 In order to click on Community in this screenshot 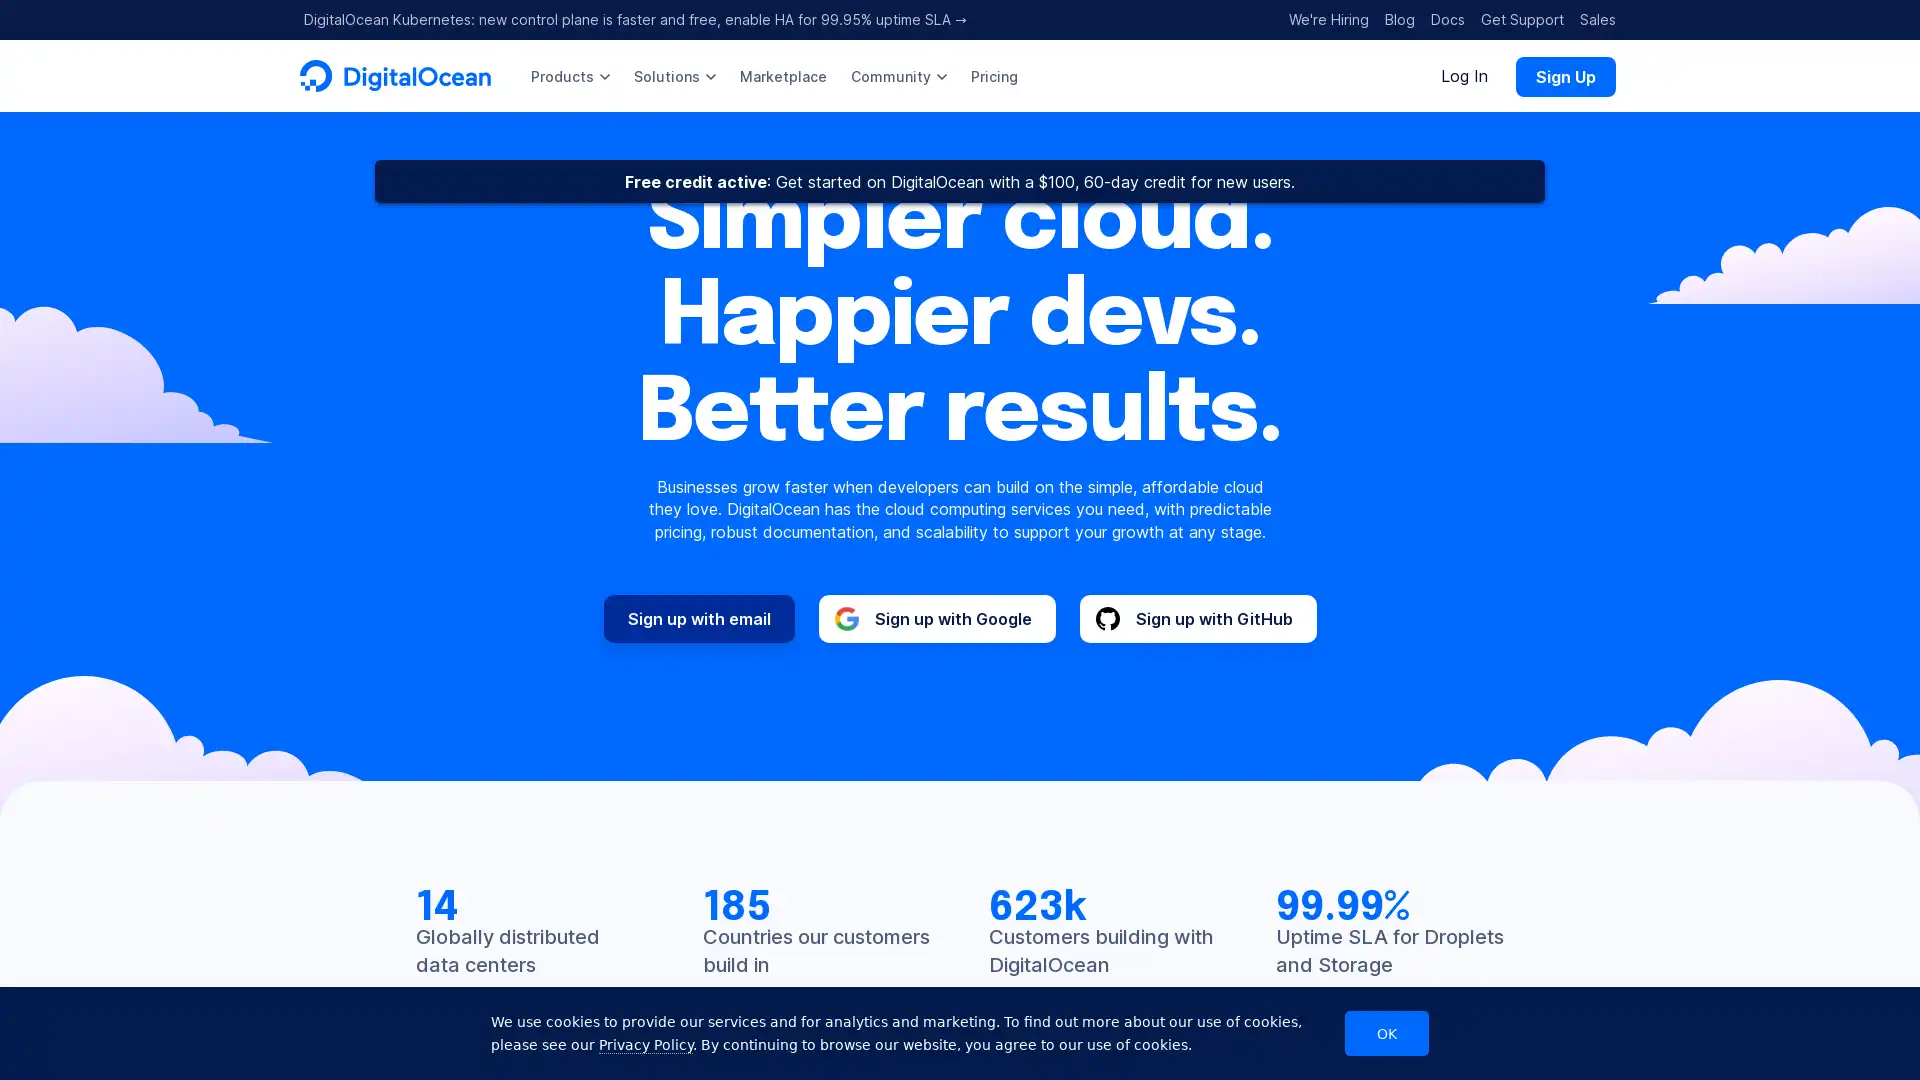, I will do `click(897, 75)`.